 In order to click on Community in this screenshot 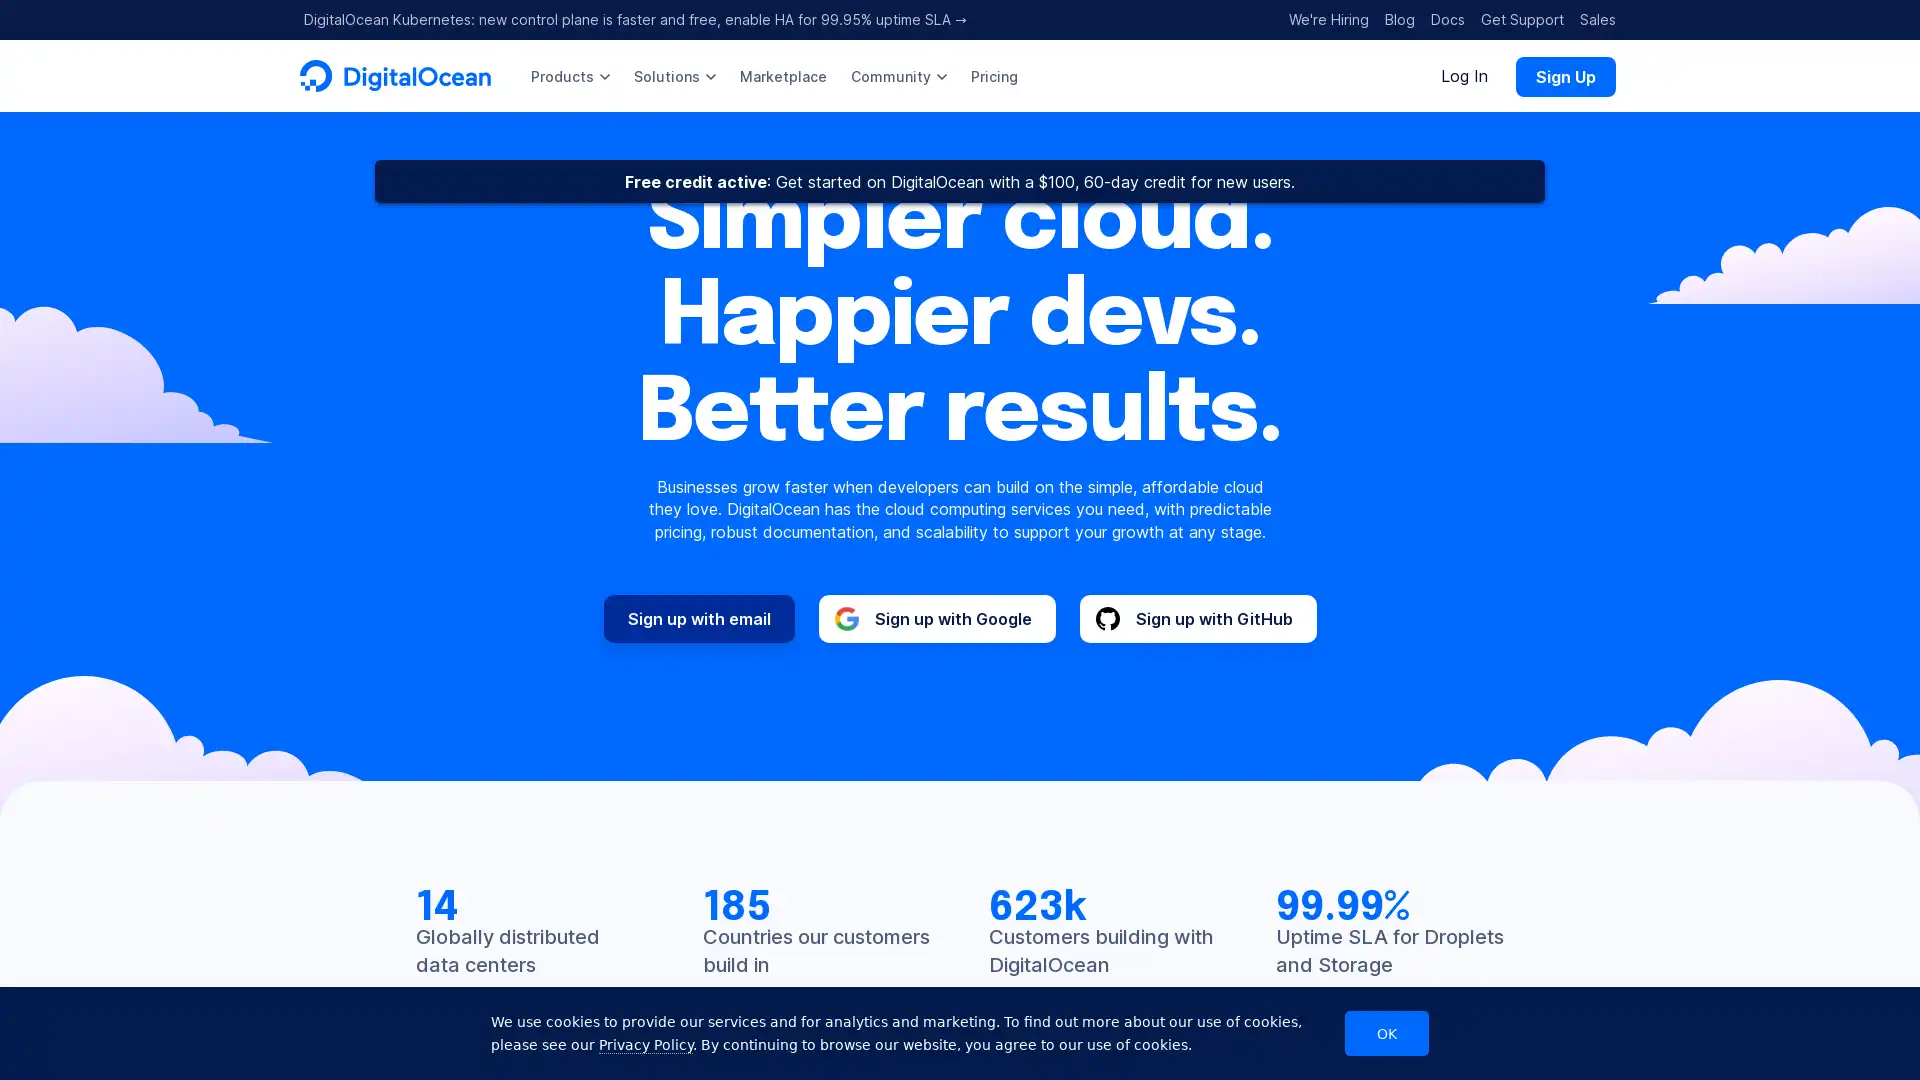, I will do `click(897, 75)`.